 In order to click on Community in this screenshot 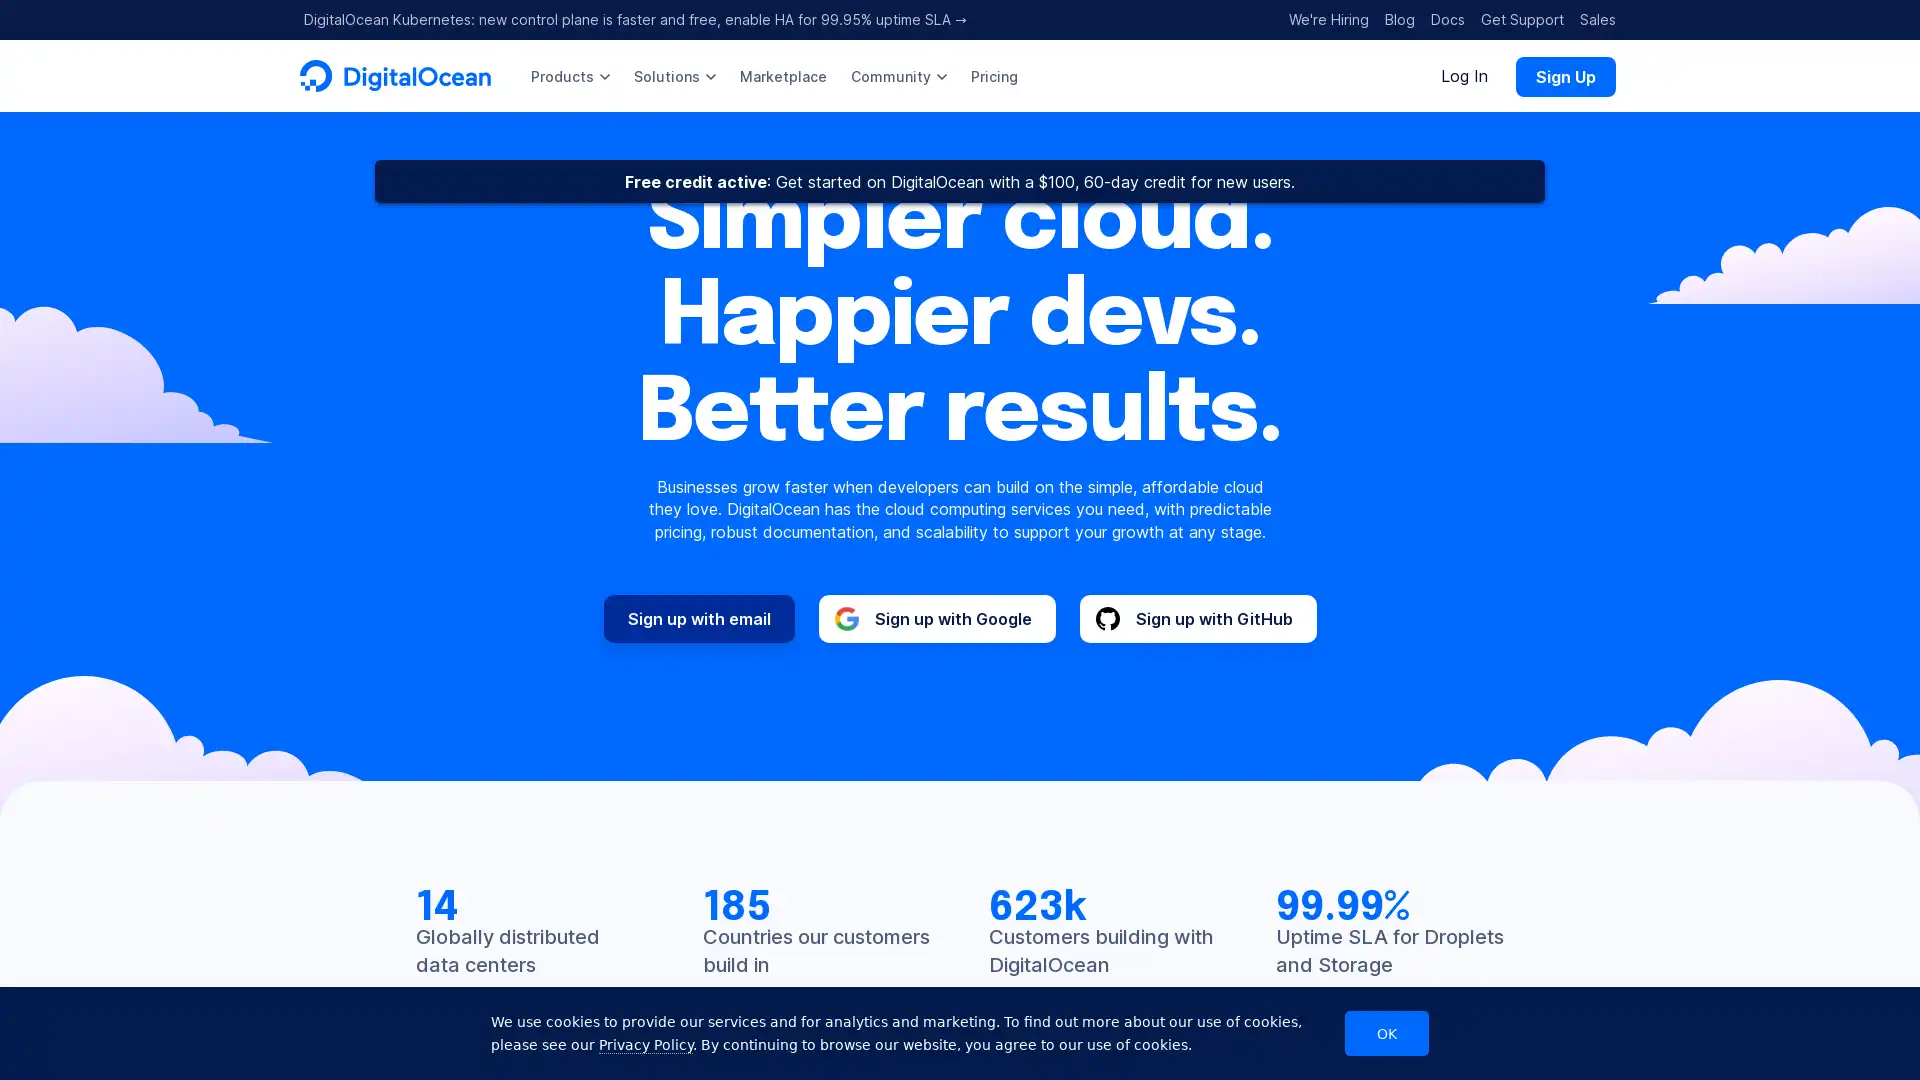, I will do `click(897, 75)`.